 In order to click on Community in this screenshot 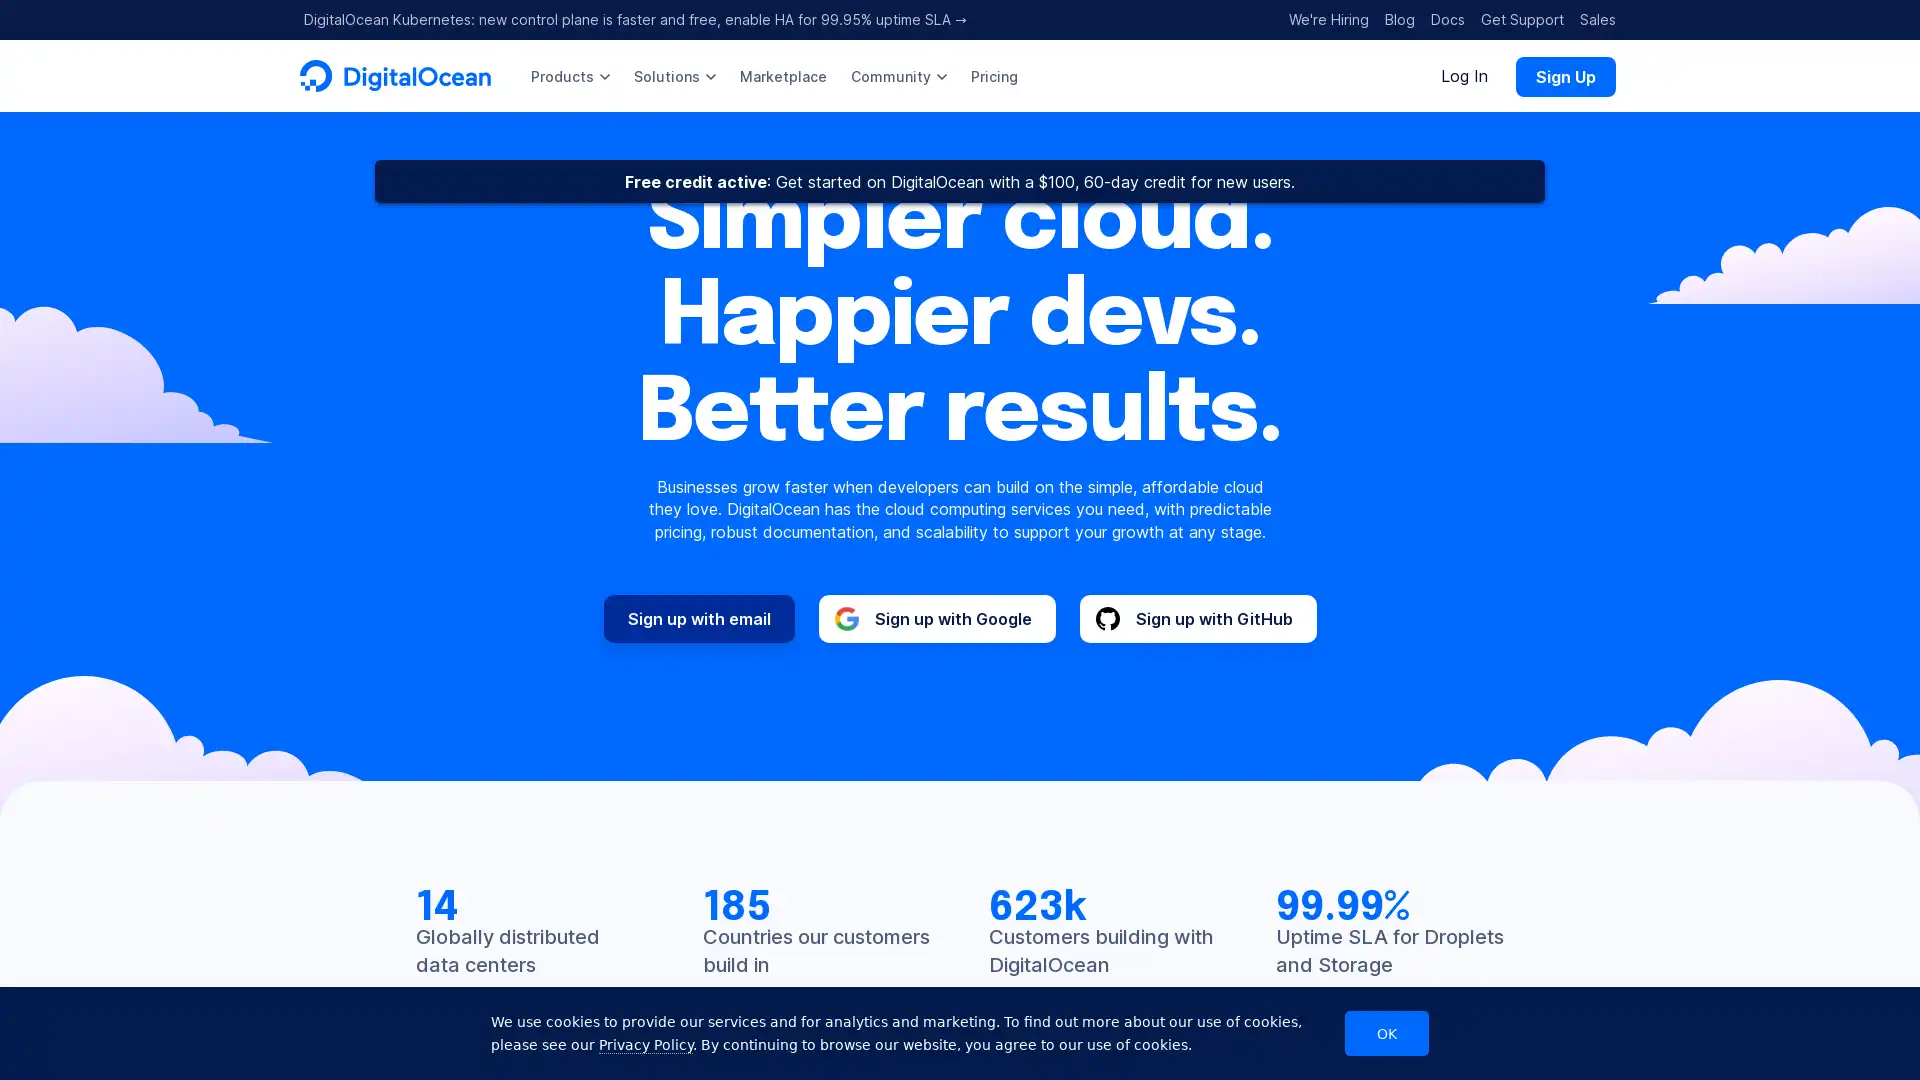, I will do `click(897, 75)`.